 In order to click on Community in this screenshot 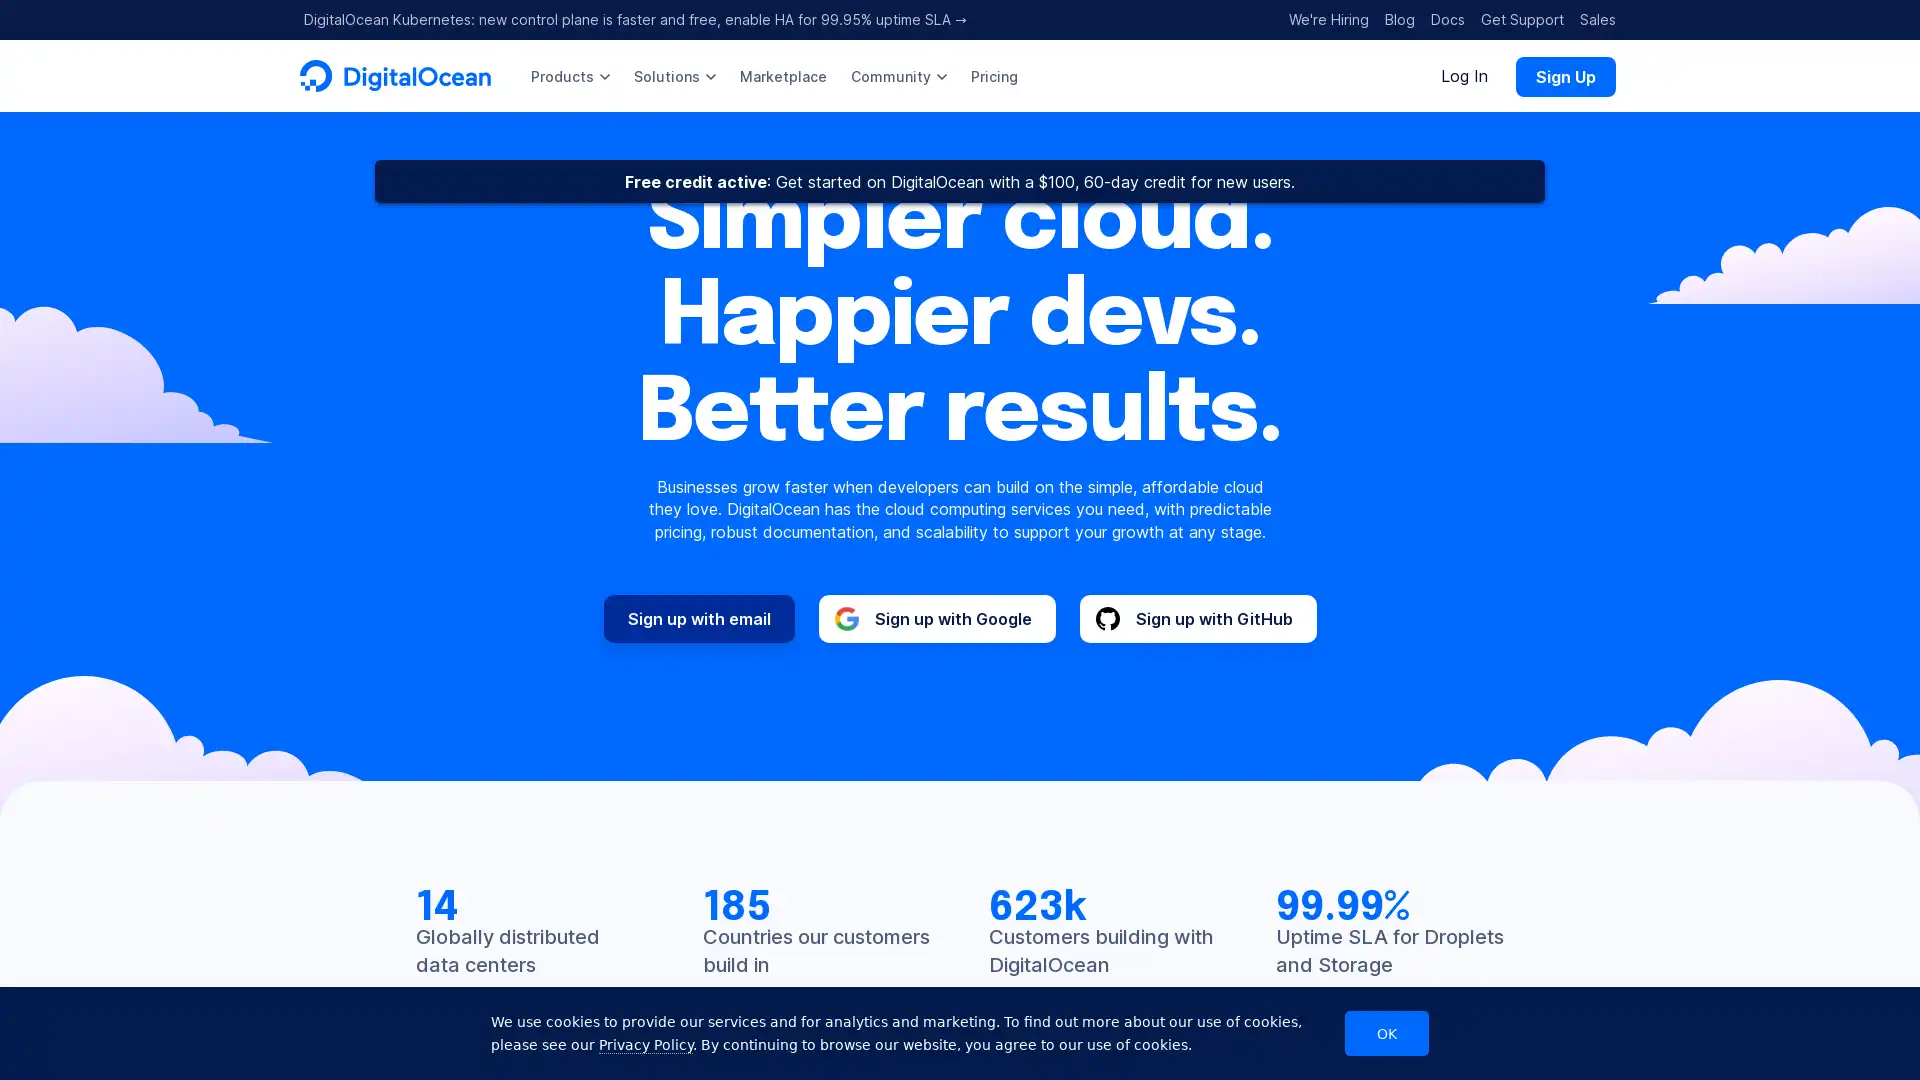, I will do `click(897, 75)`.